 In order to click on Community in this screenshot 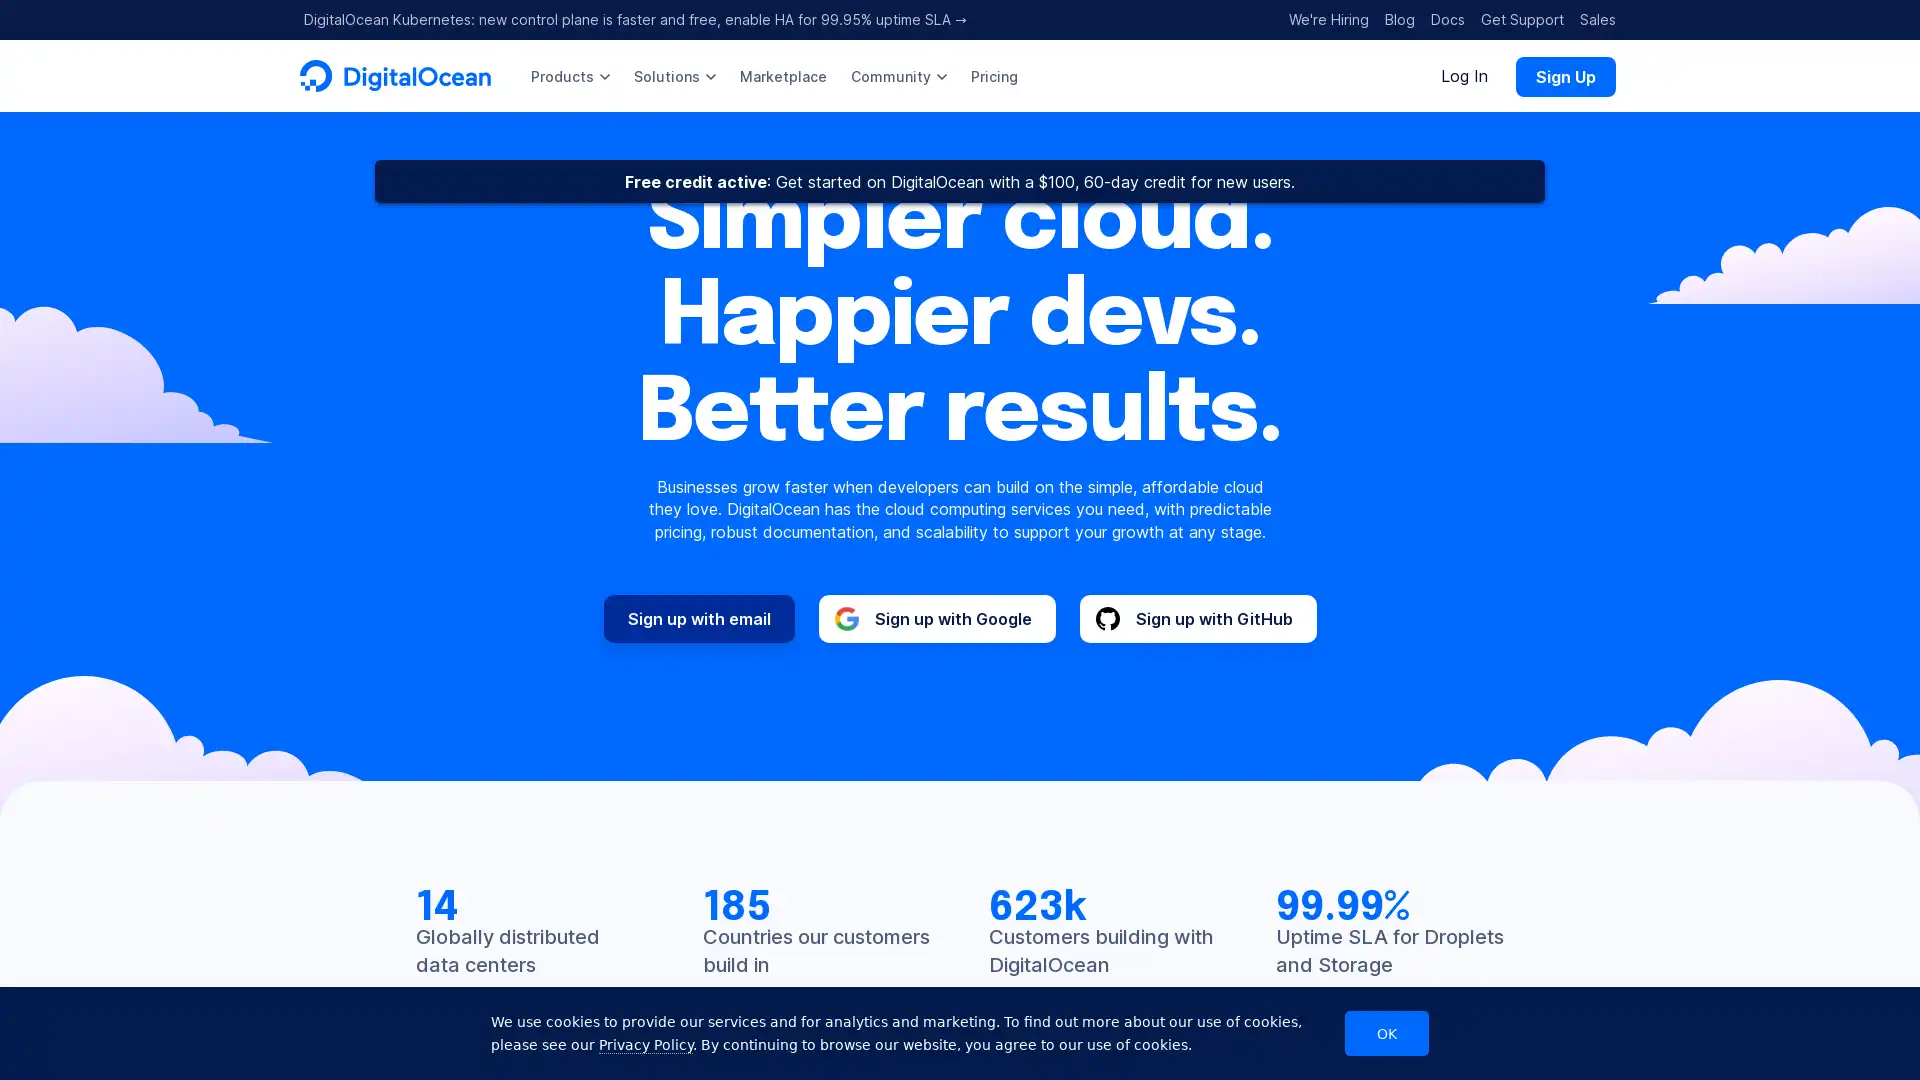, I will do `click(897, 75)`.